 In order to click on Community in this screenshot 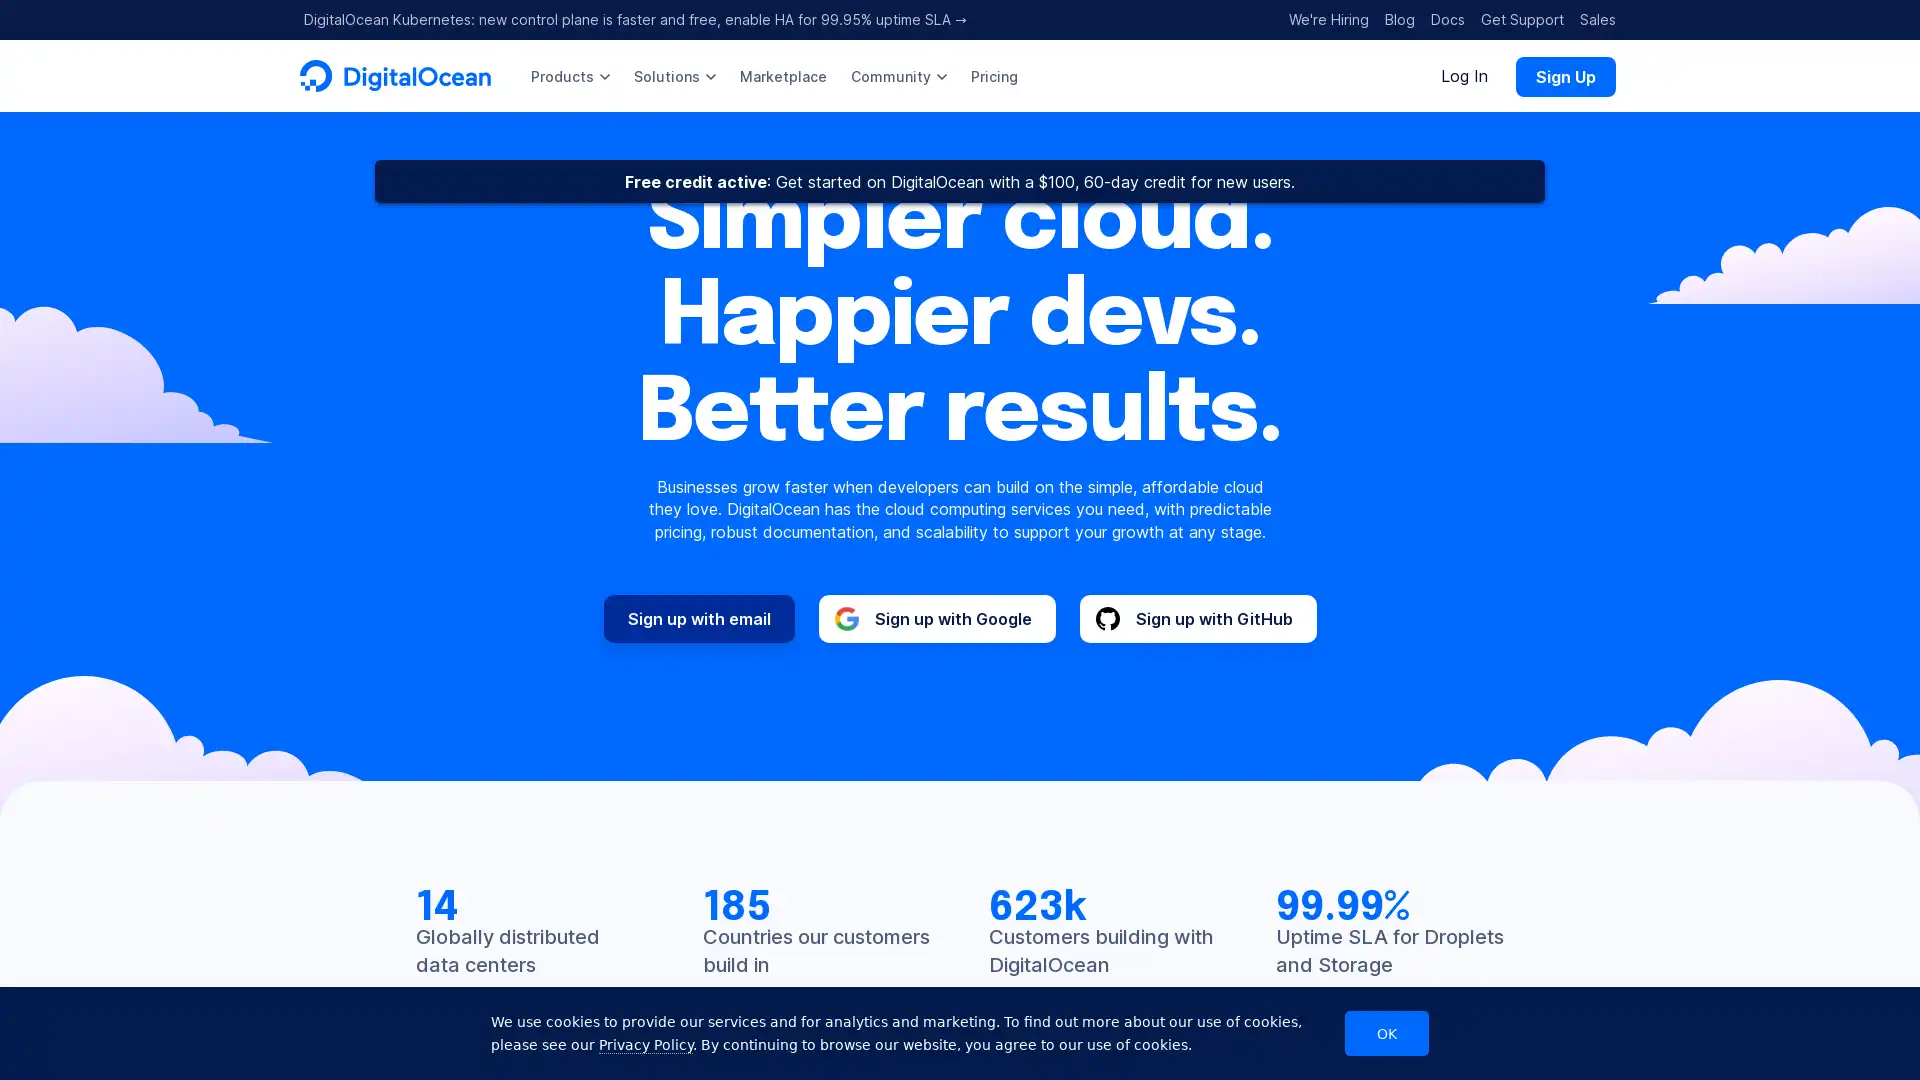, I will do `click(897, 75)`.